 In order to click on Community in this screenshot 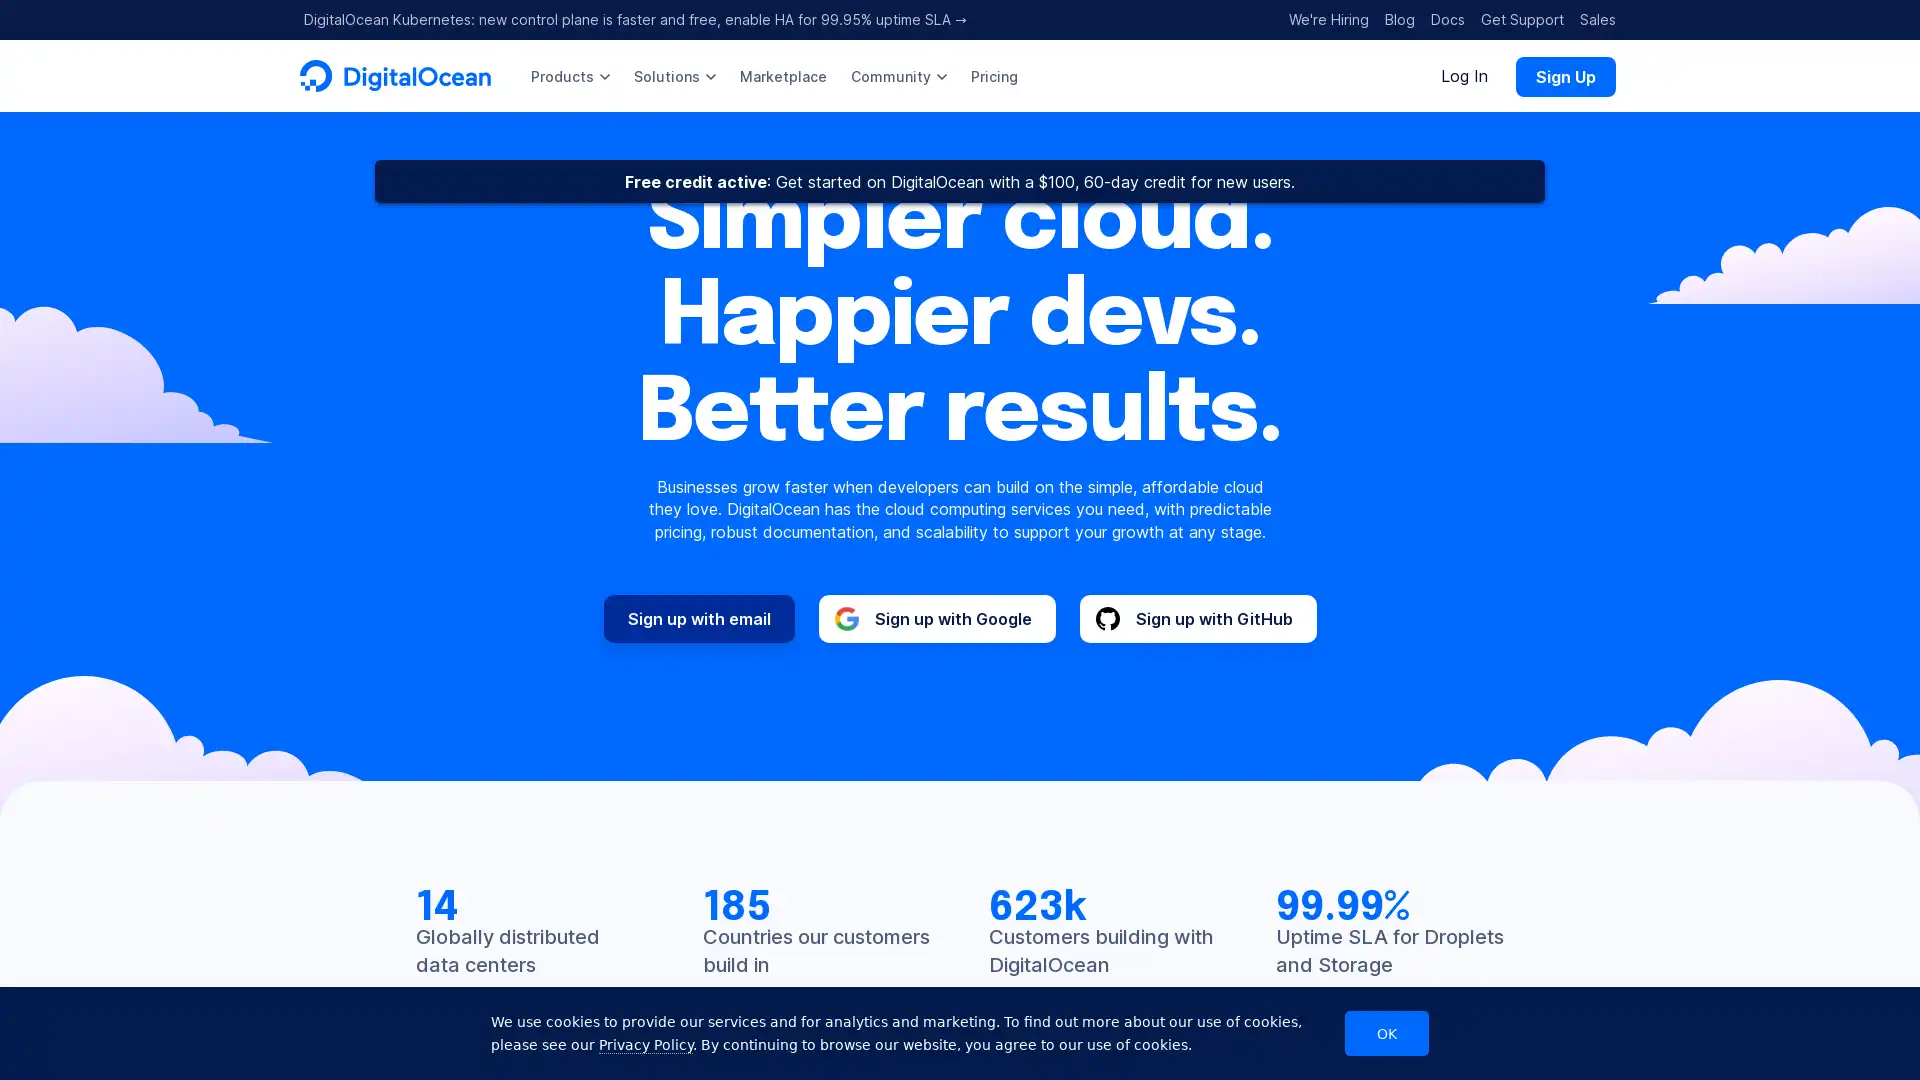, I will do `click(897, 75)`.